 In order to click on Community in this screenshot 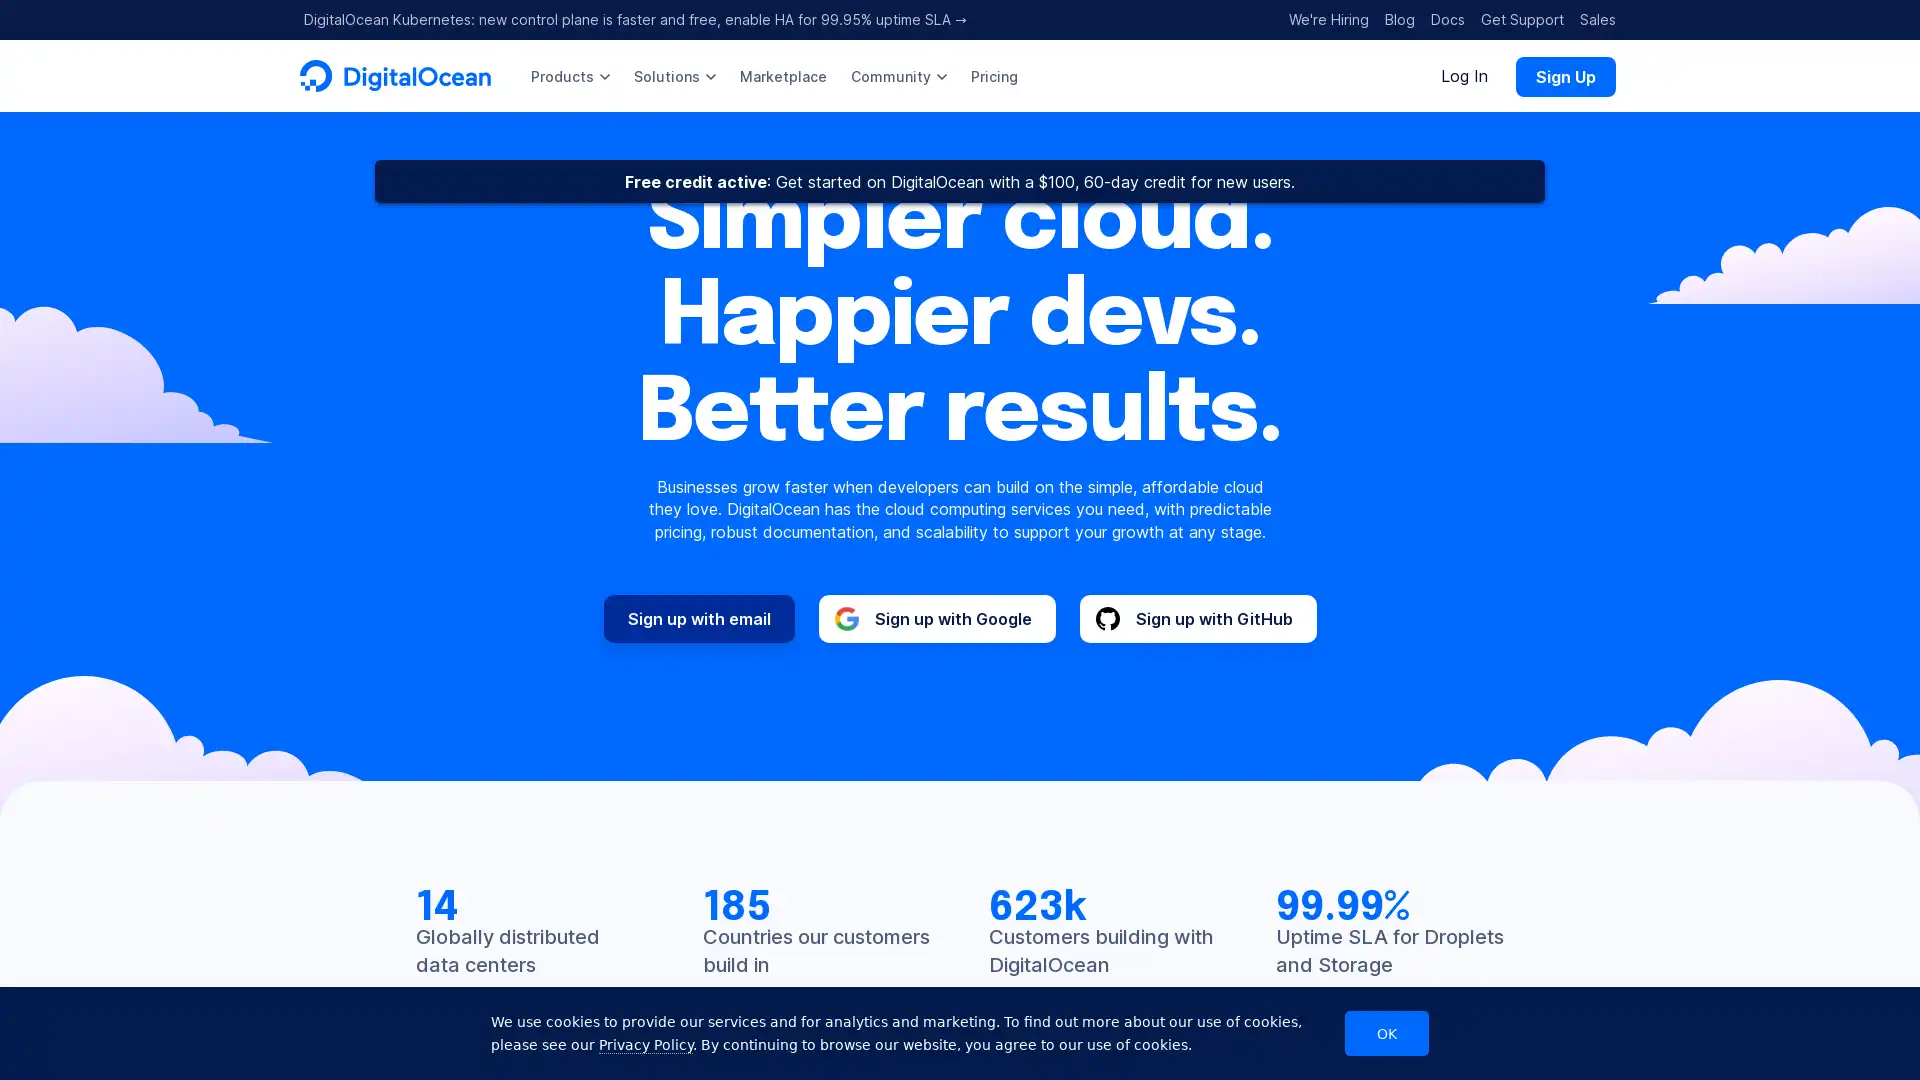, I will do `click(897, 75)`.